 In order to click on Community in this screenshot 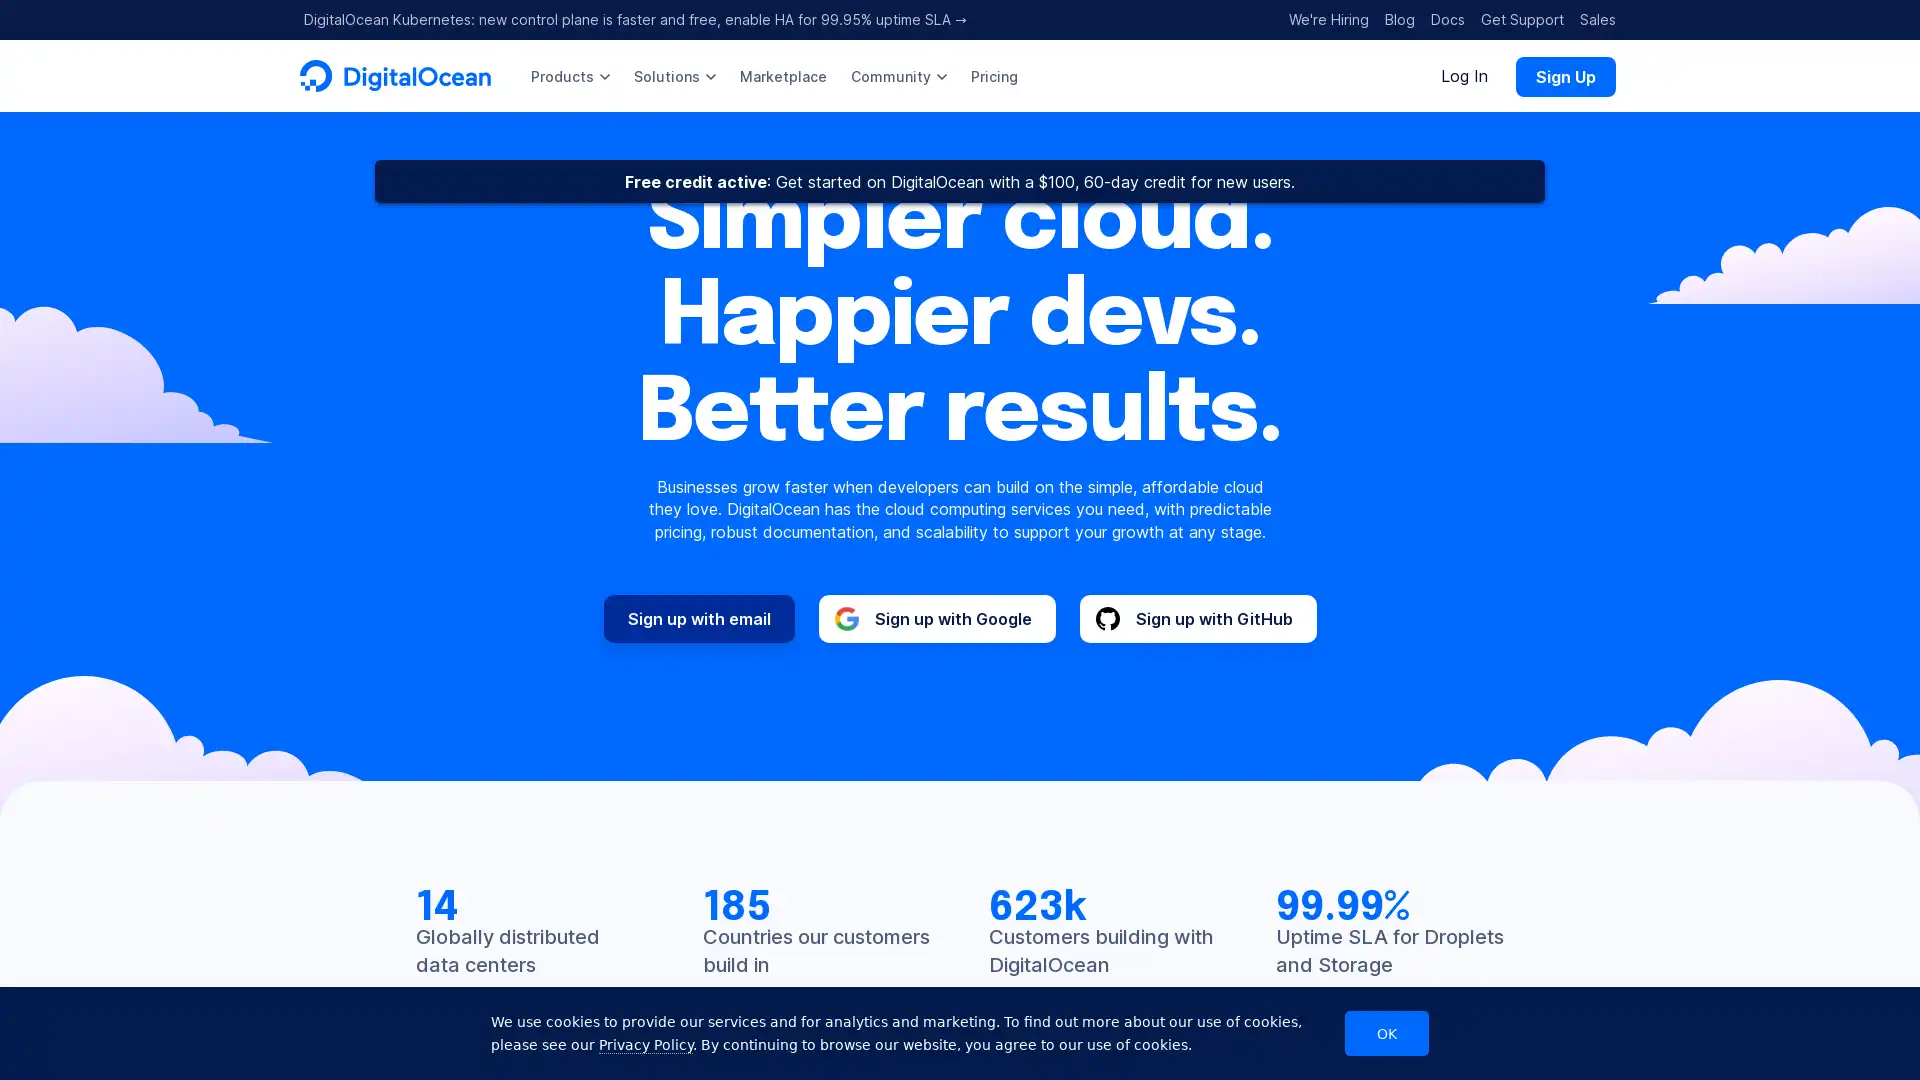, I will do `click(897, 75)`.